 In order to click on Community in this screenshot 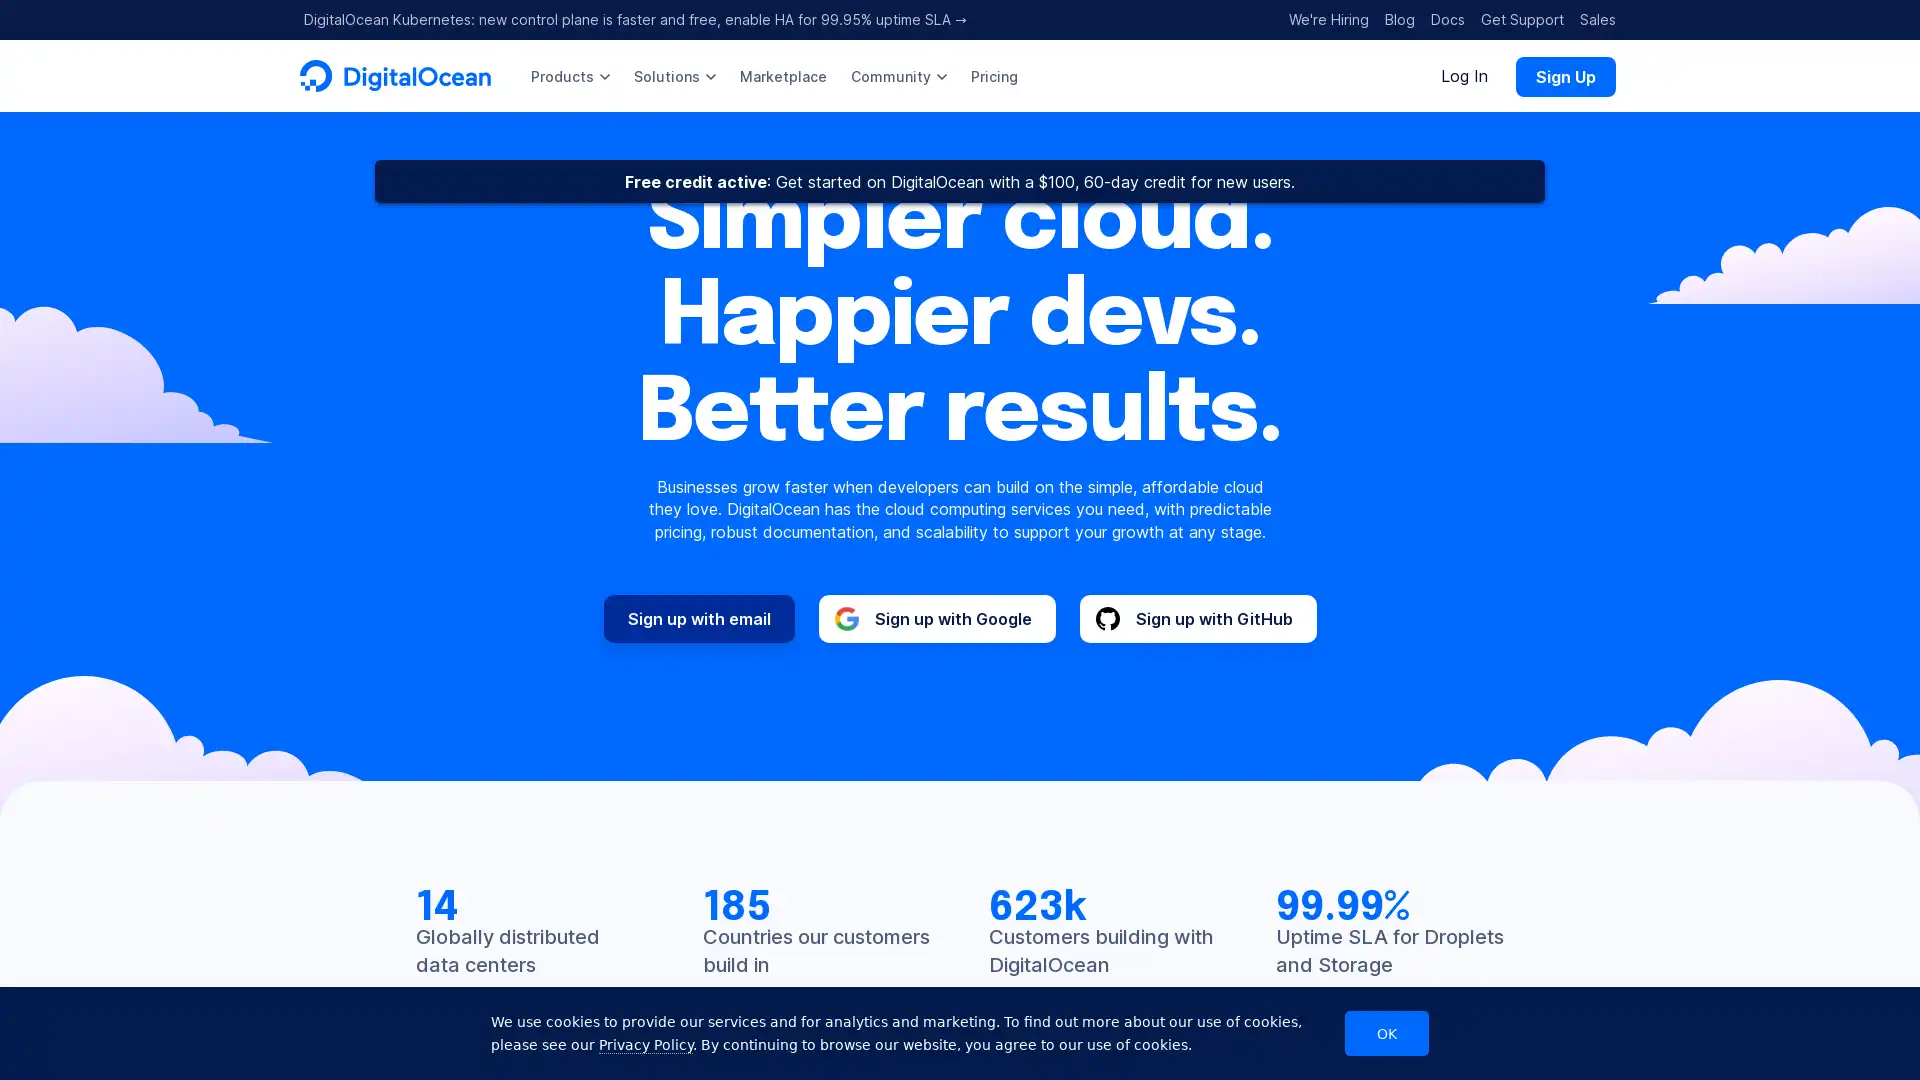, I will do `click(897, 75)`.